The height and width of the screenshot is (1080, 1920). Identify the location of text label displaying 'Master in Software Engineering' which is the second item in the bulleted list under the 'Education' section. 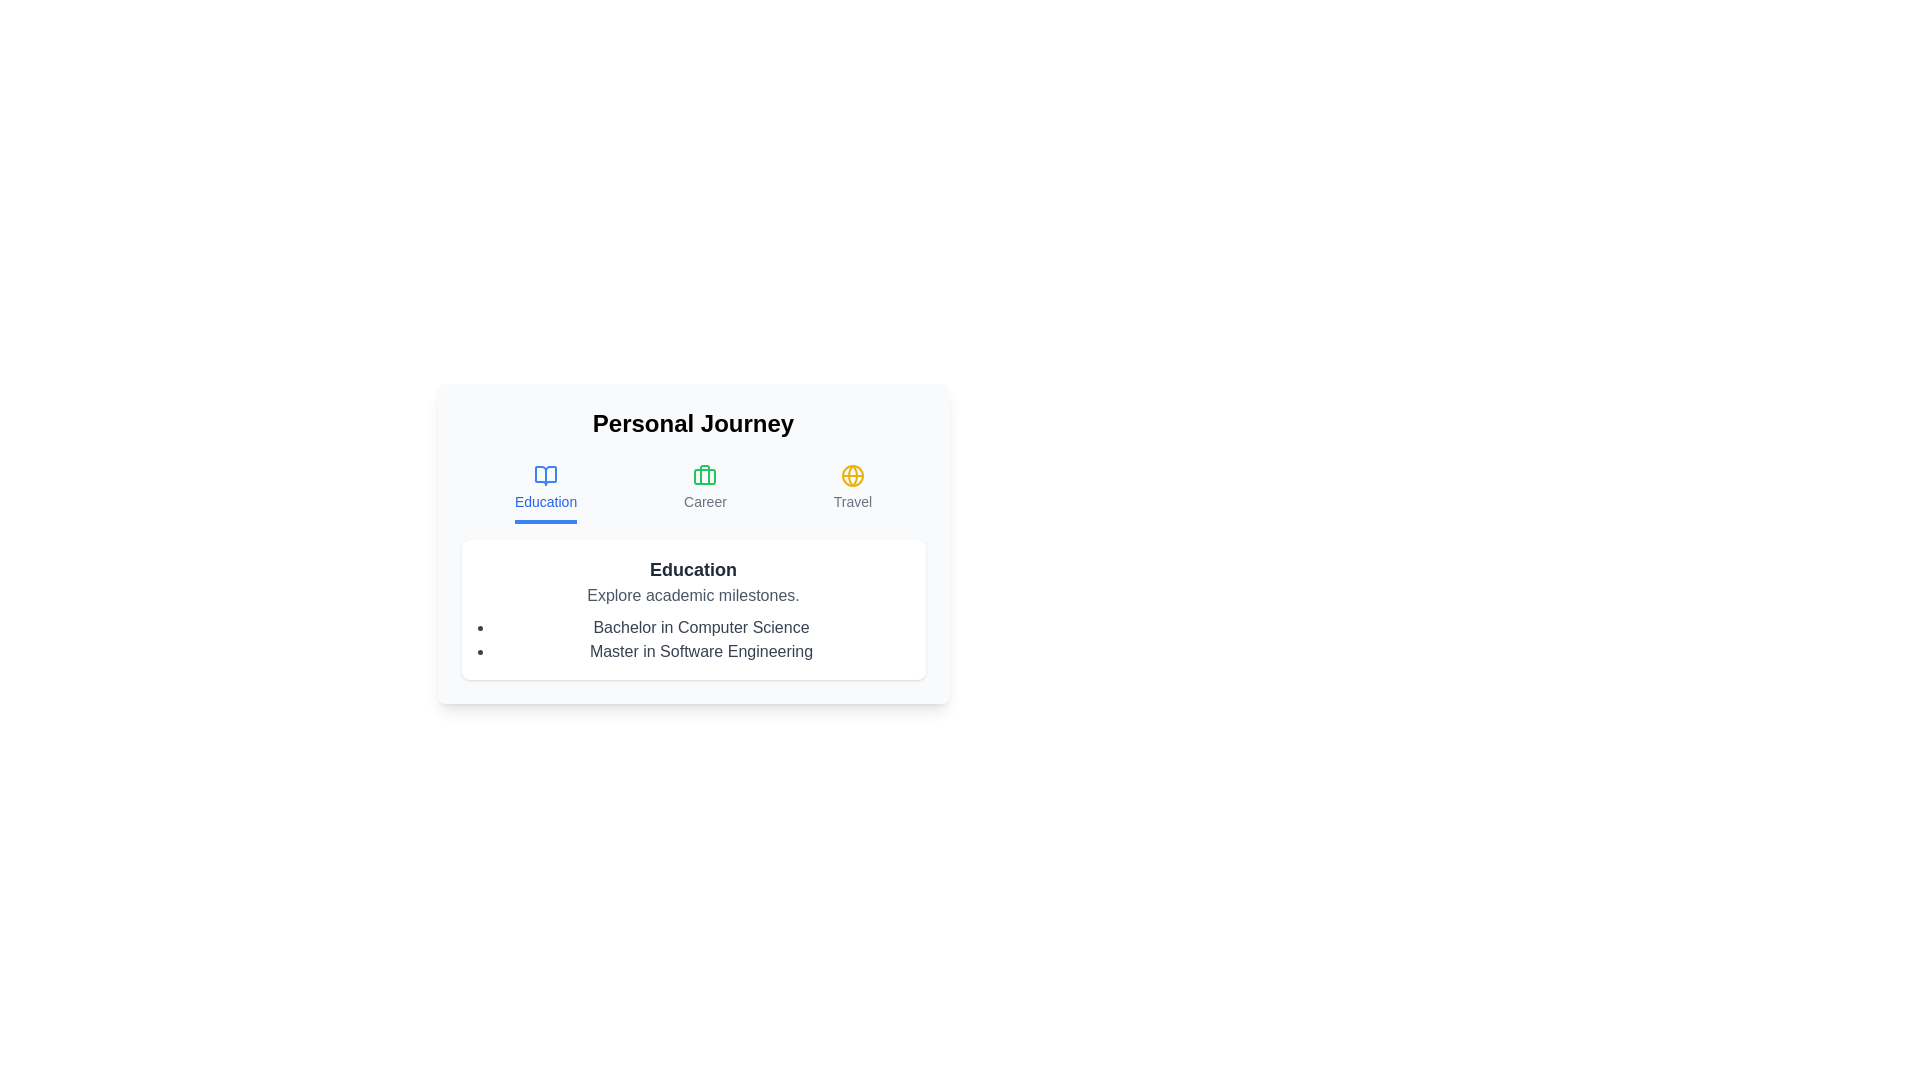
(701, 651).